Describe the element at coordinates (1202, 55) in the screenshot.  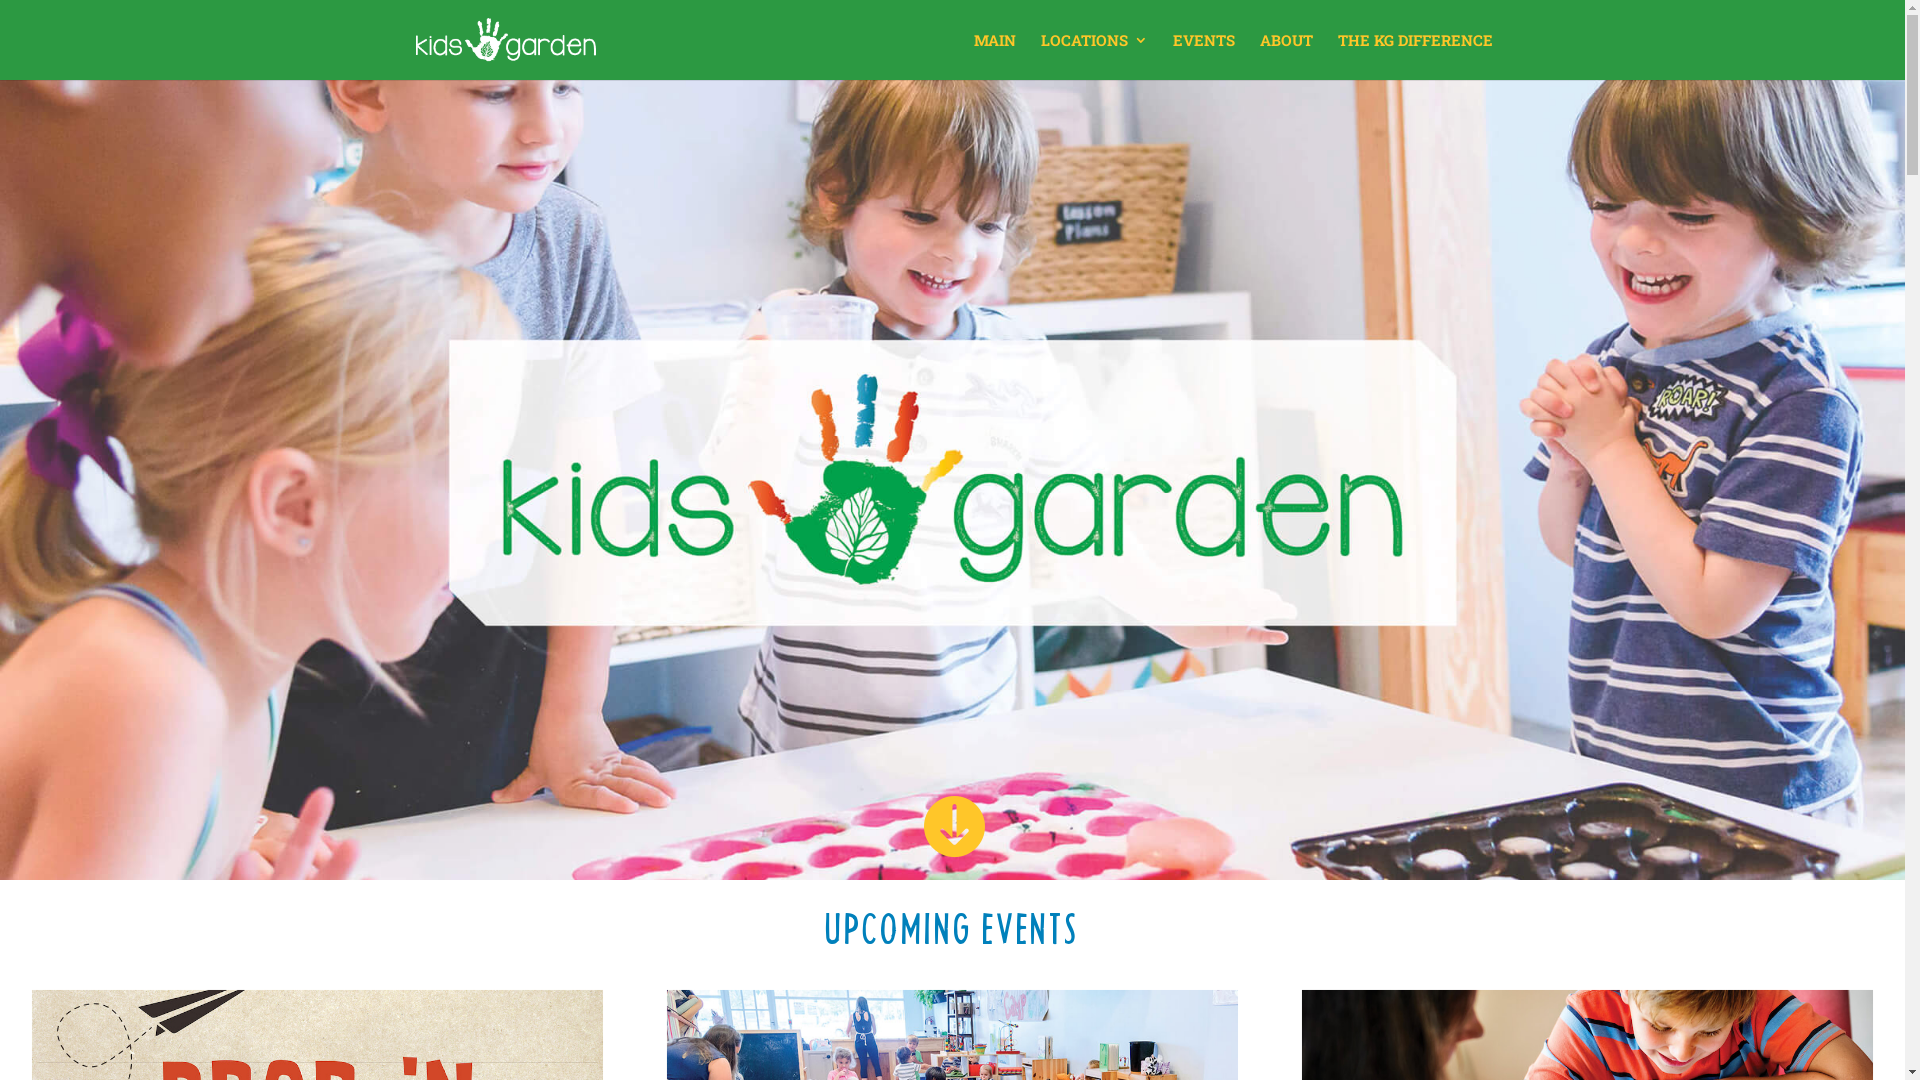
I see `'EVENTS'` at that location.